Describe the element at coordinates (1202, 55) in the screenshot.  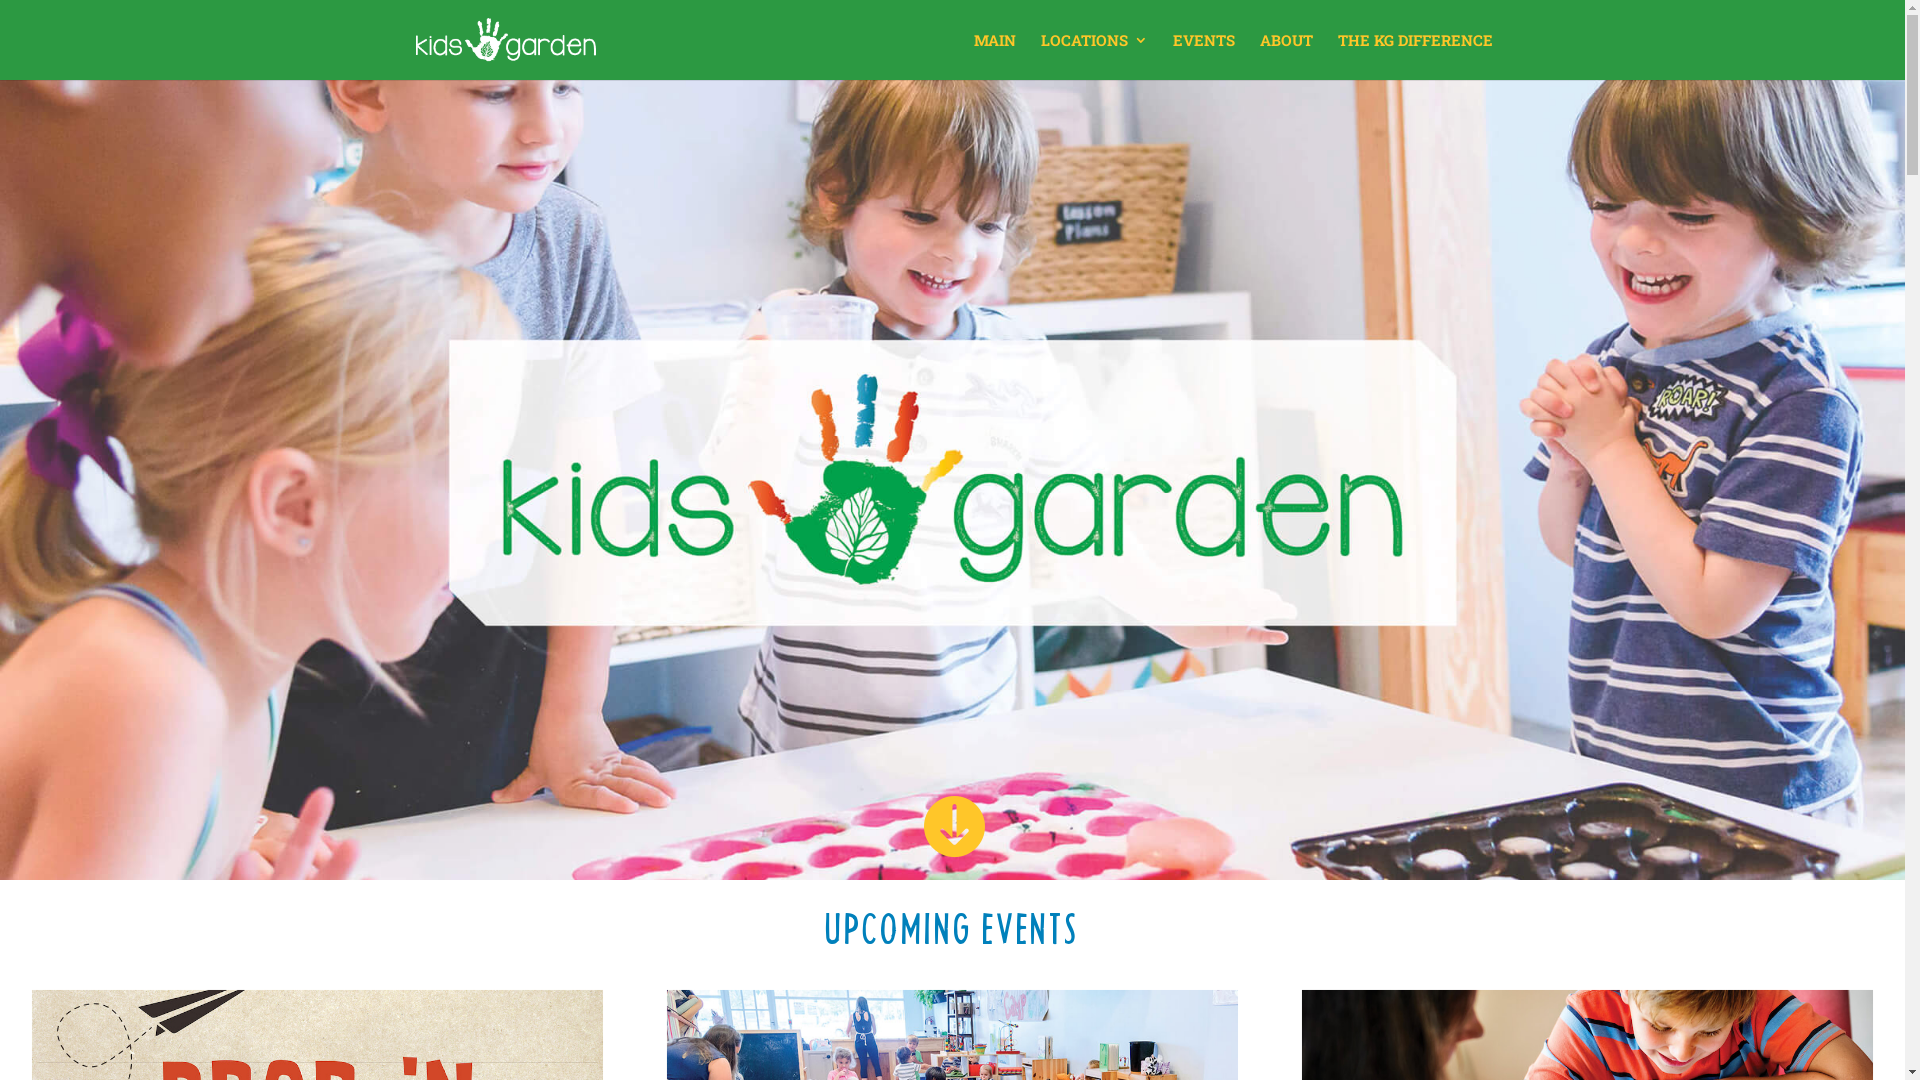
I see `'EVENTS'` at that location.